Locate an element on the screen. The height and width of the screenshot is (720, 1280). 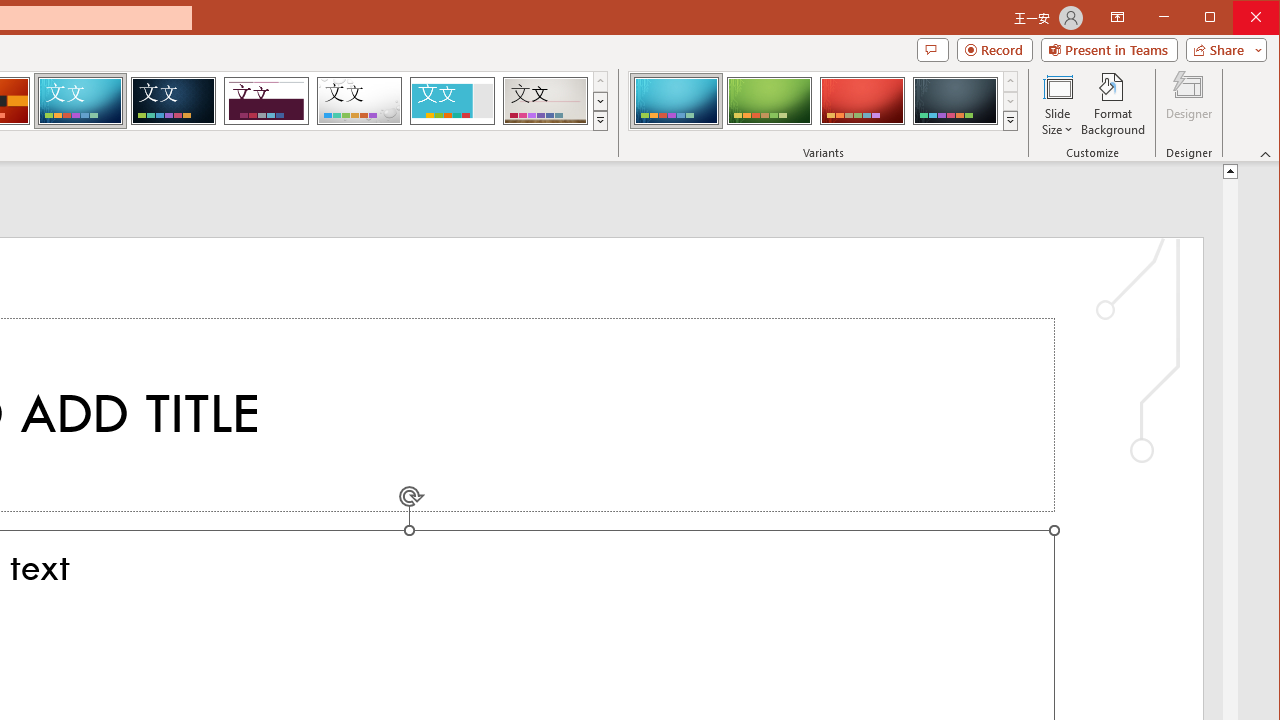
'Minimize' is located at coordinates (1215, 19).